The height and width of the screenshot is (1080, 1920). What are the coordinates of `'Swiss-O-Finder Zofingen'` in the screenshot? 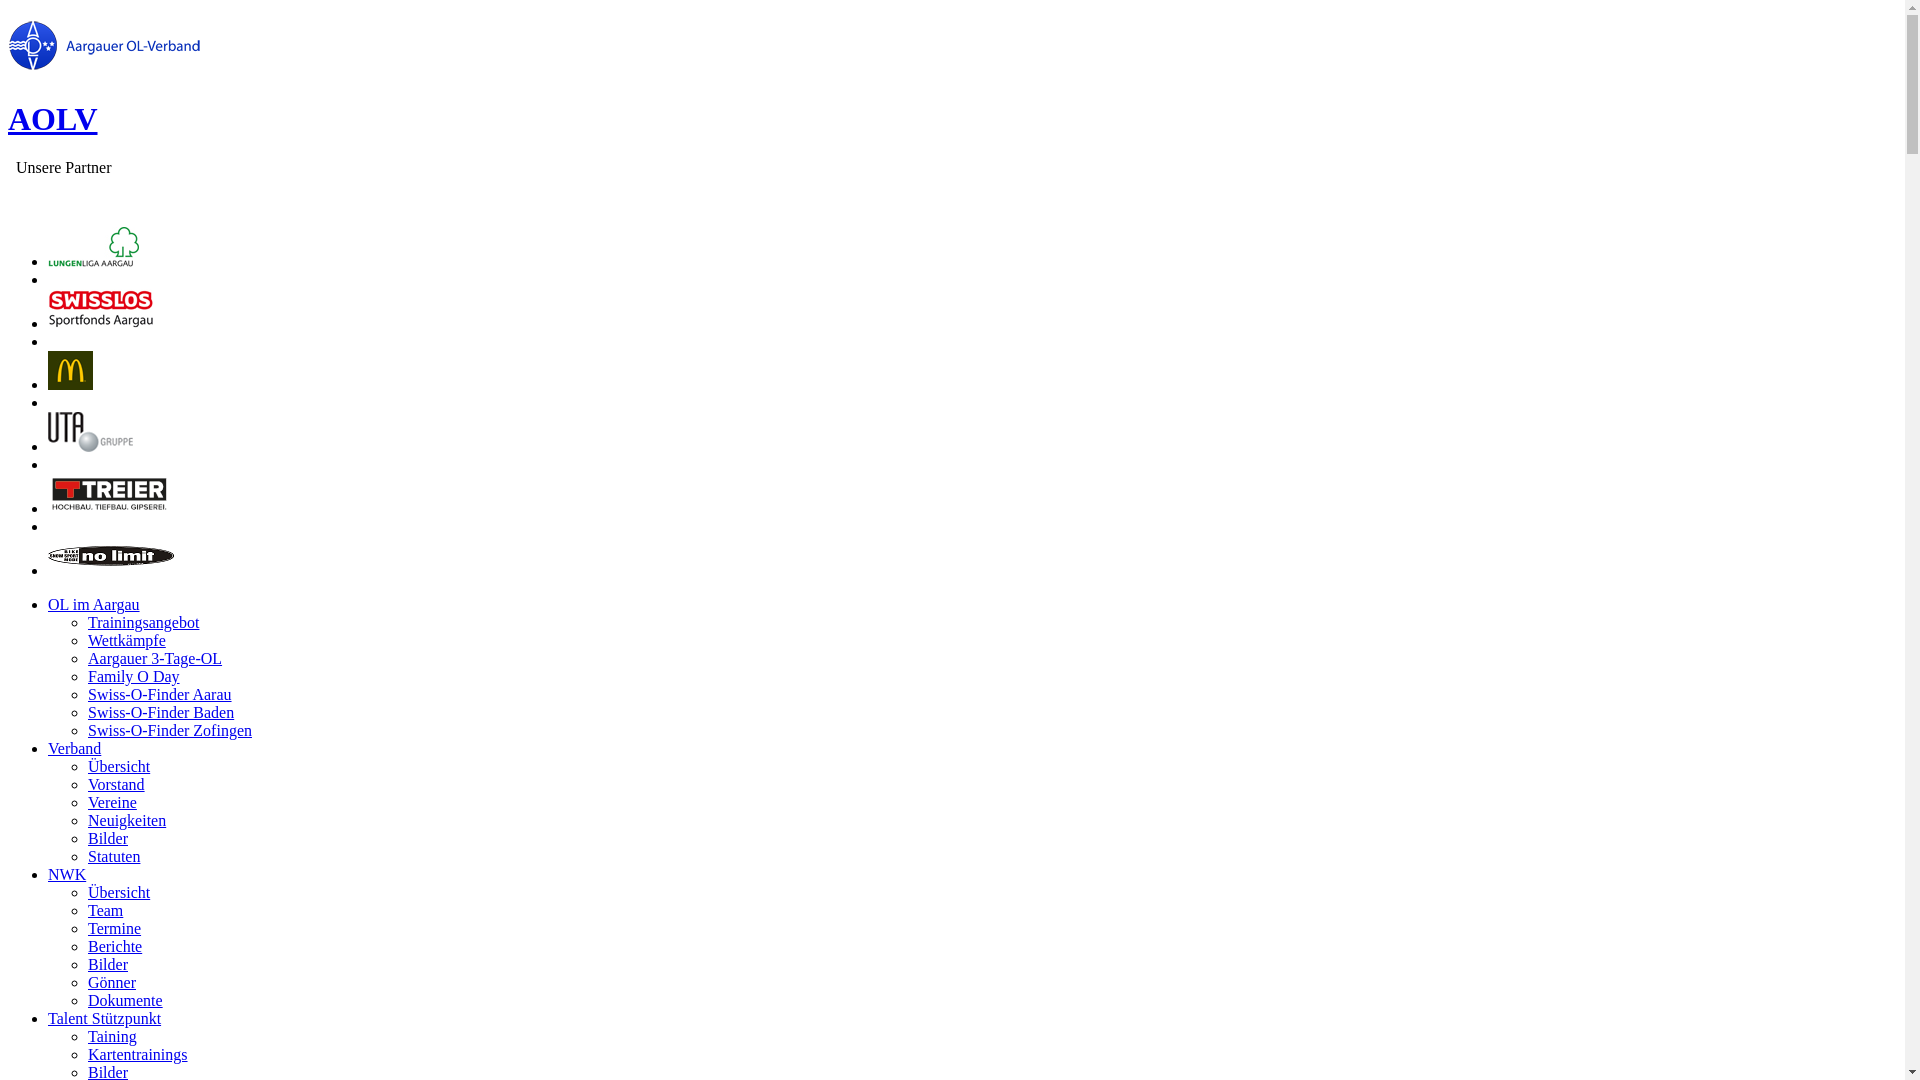 It's located at (86, 730).